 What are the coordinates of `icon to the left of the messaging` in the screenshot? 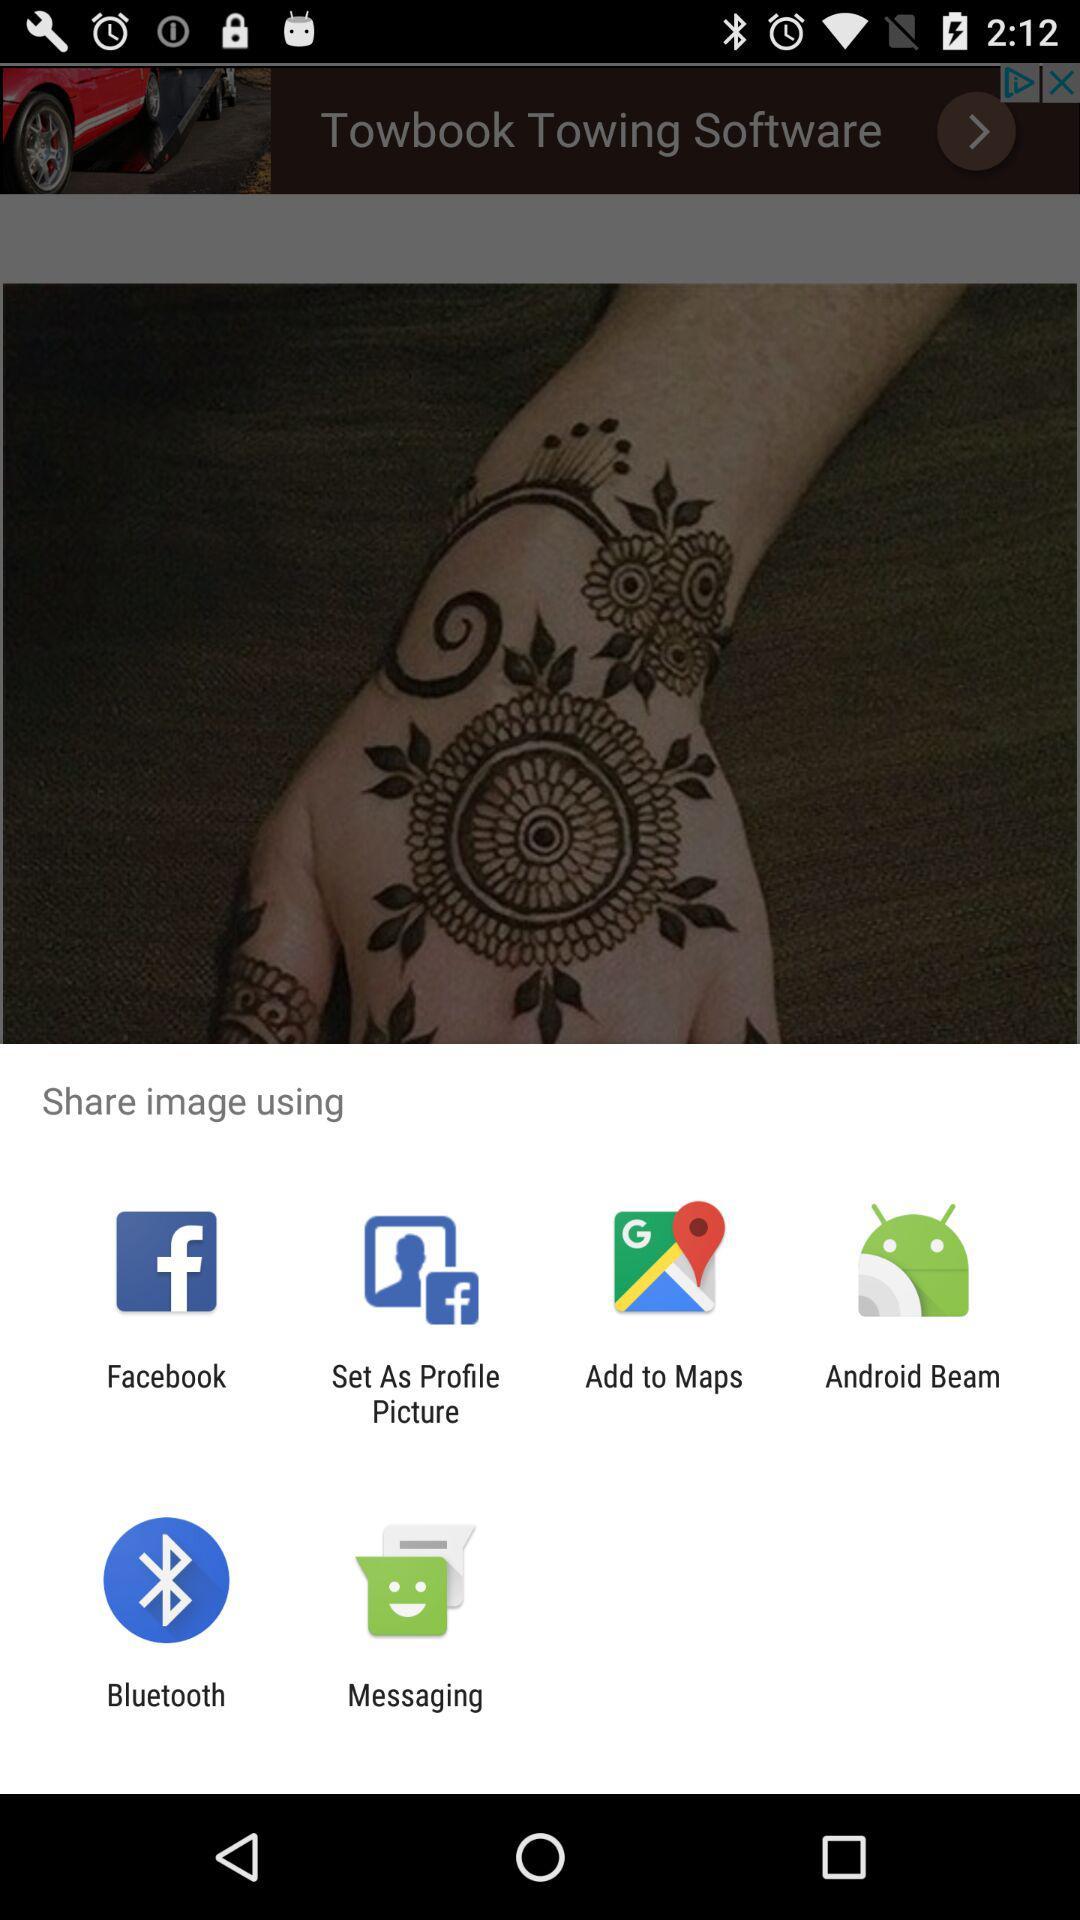 It's located at (165, 1711).